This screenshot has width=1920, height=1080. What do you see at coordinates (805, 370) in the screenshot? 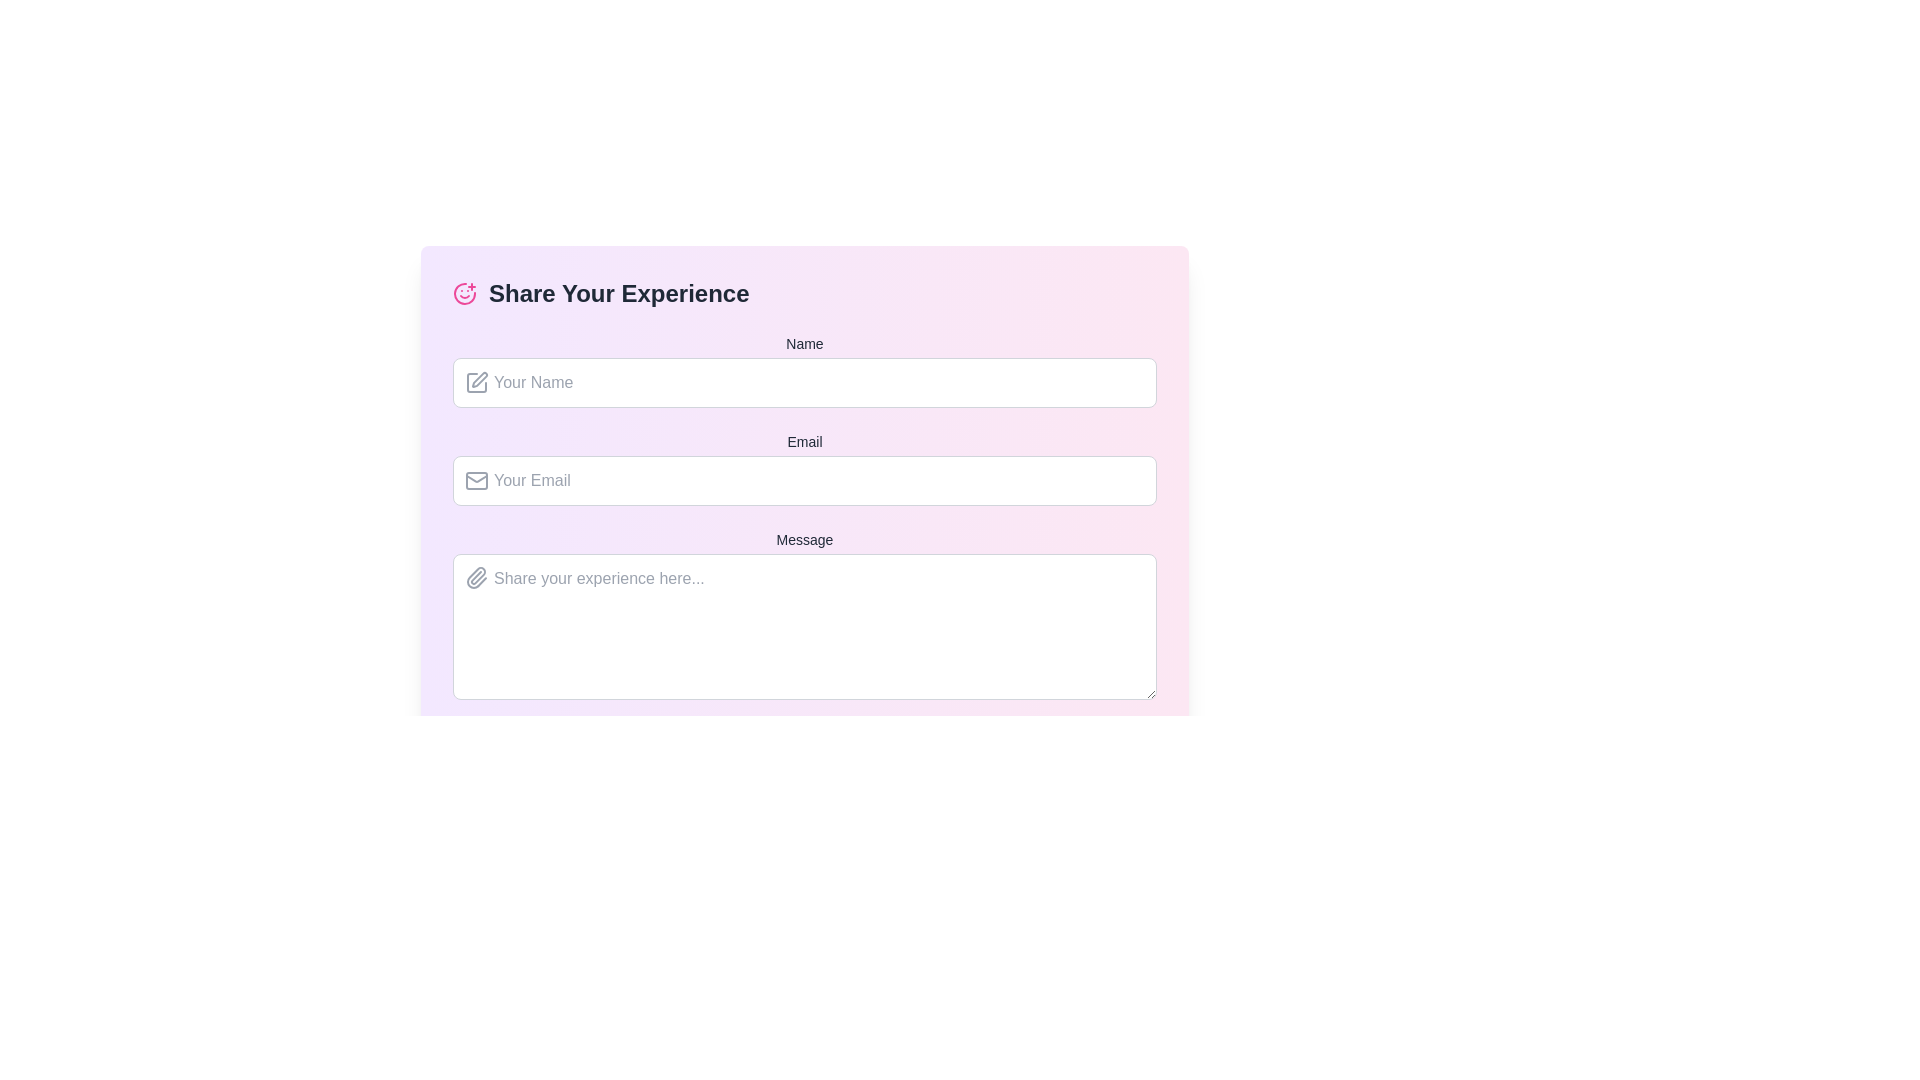
I see `the Name input field located at the top of the input groups, which allows users to enter their name` at bounding box center [805, 370].